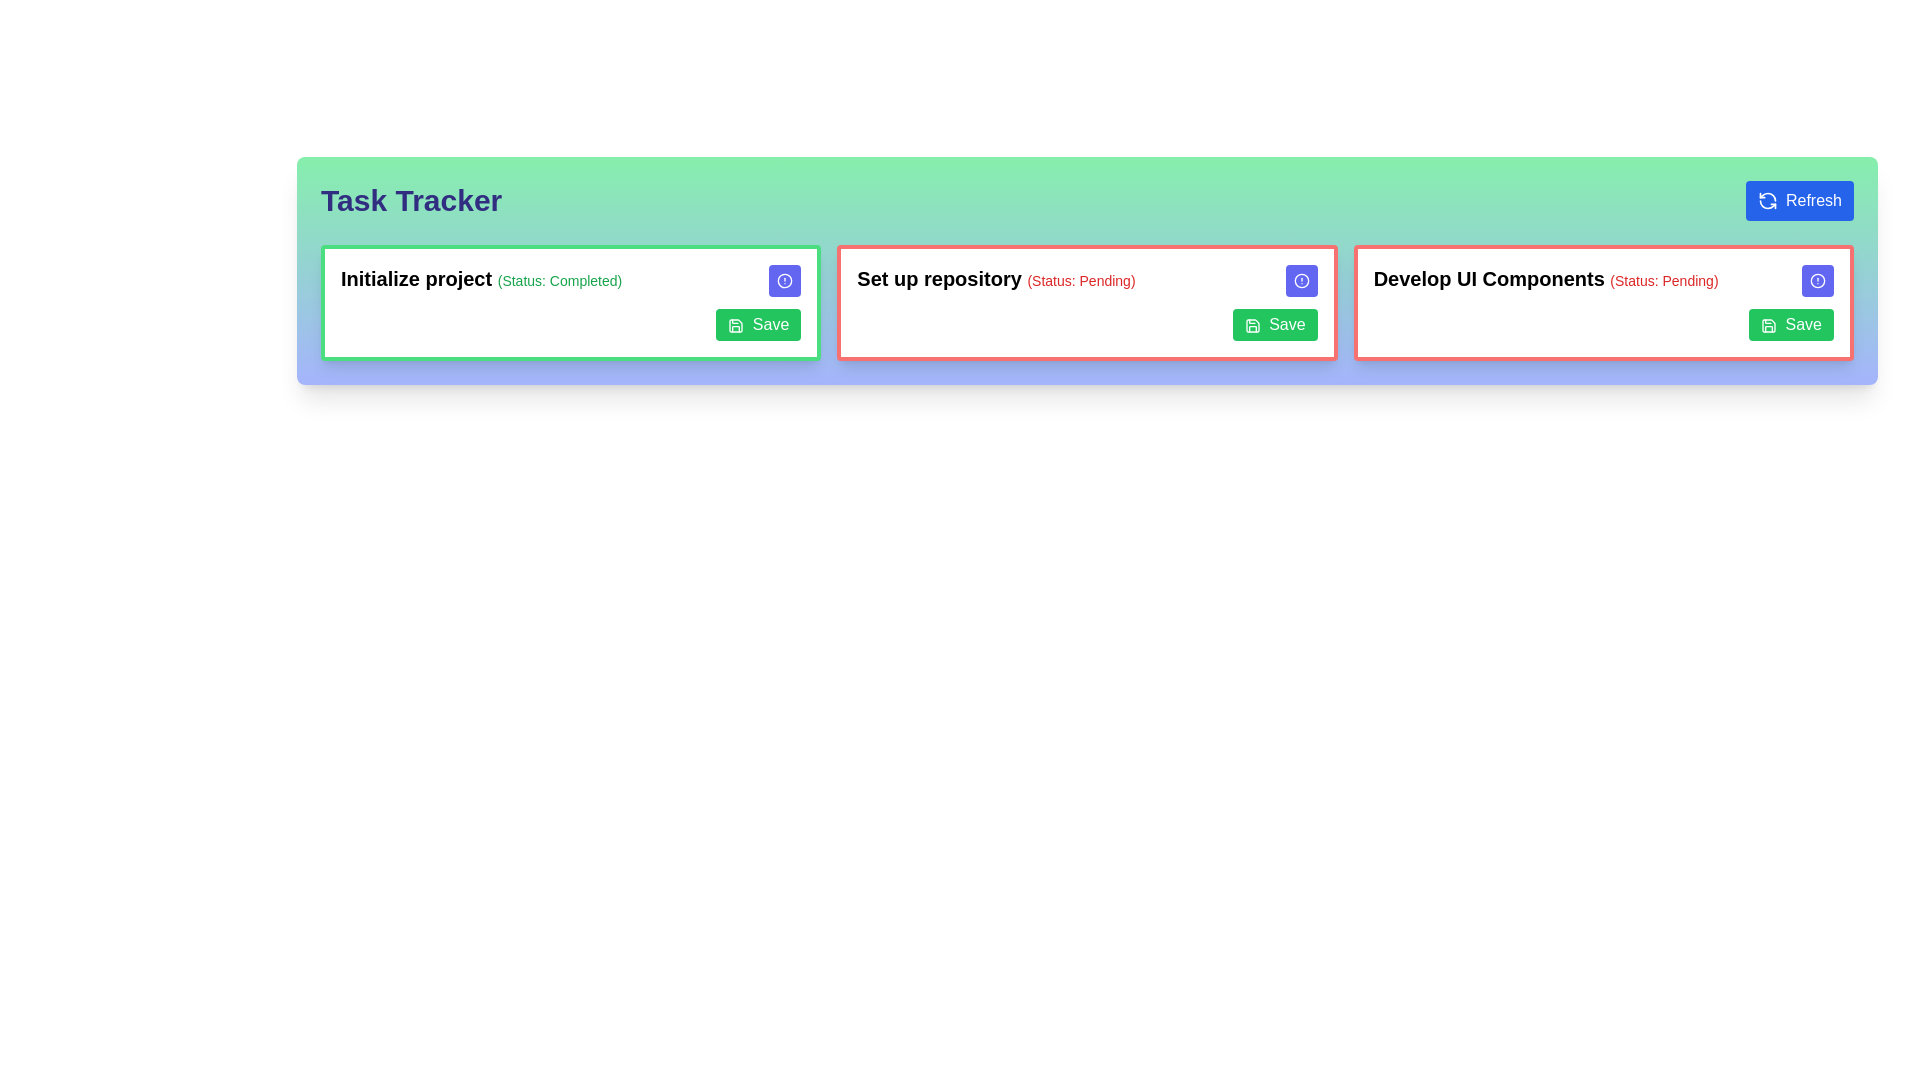  What do you see at coordinates (996, 281) in the screenshot?
I see `the title text element displaying 'Set up repository (Status: Pending)', which is located at the top-center of the second task card from the left` at bounding box center [996, 281].